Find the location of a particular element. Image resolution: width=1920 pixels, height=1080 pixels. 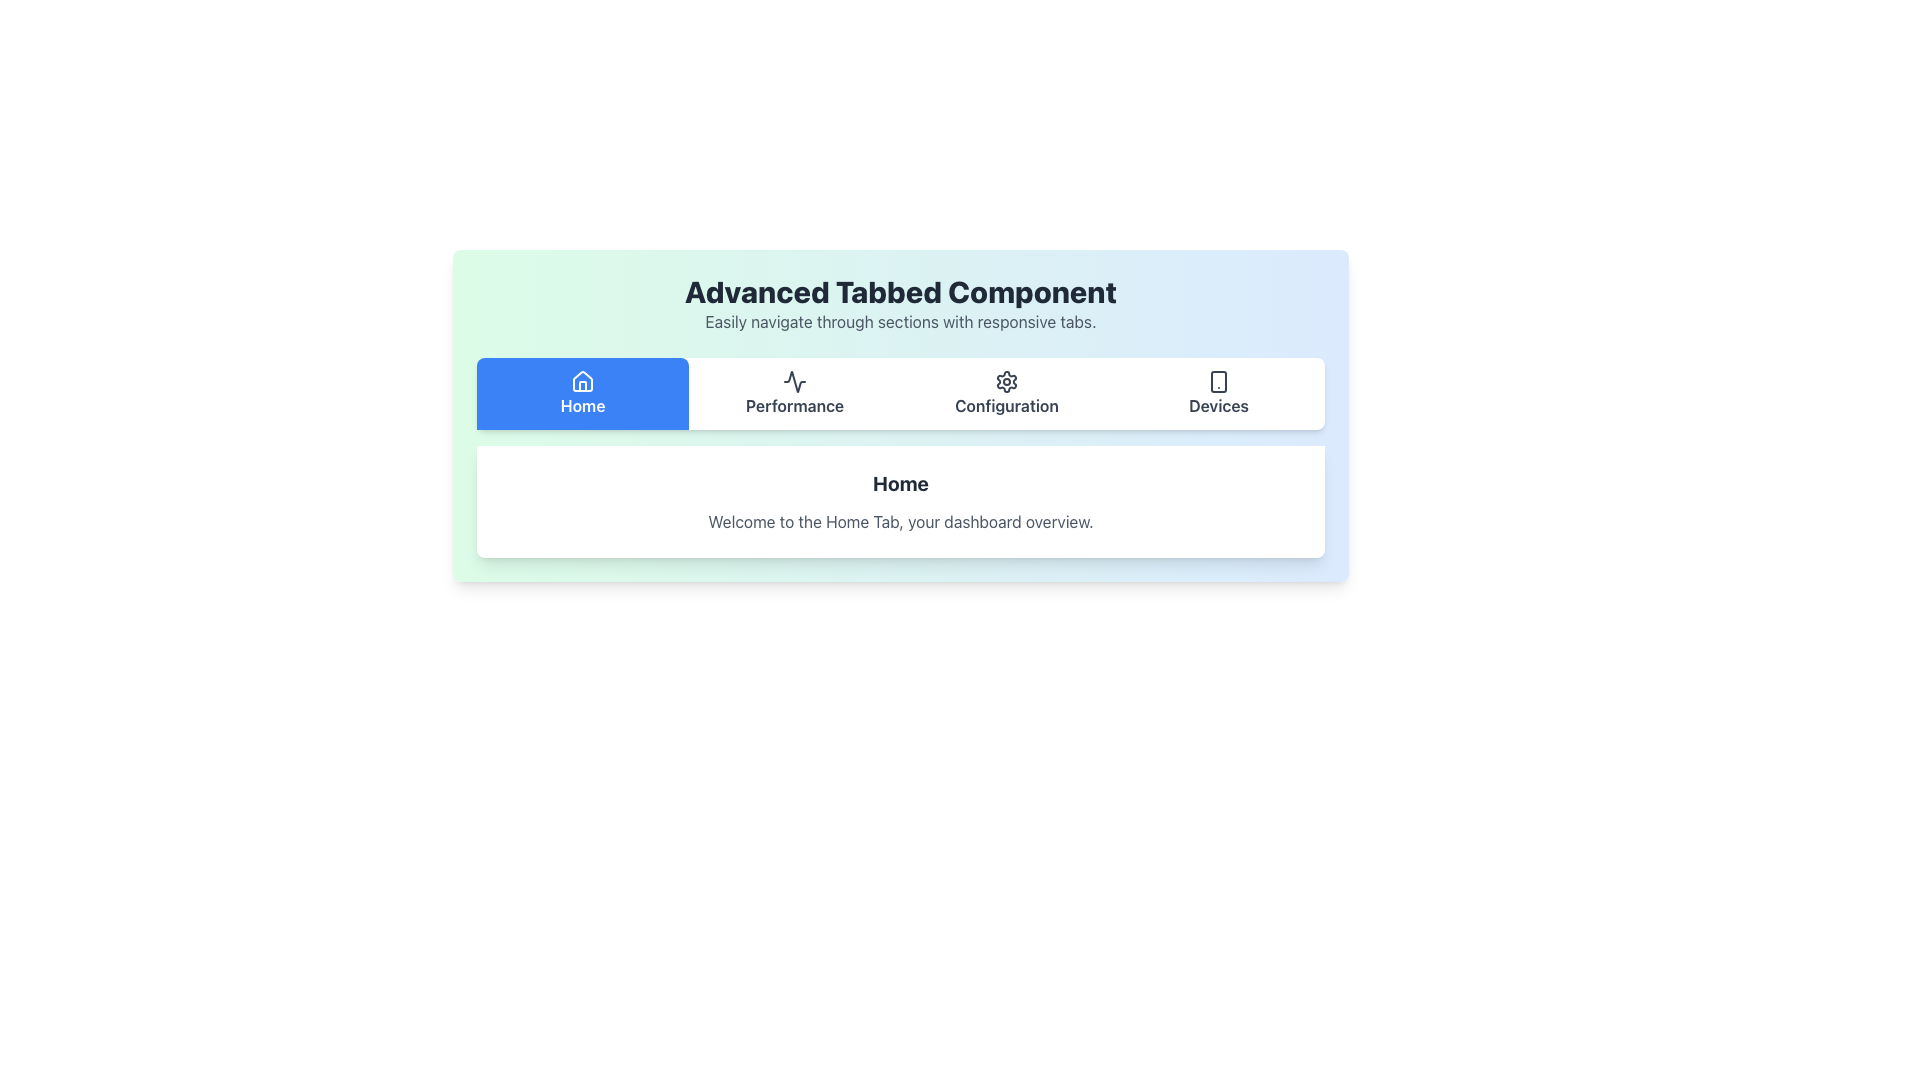

the 'Configuration' text label in the navigation bar, which is associated with a gear icon for settings options is located at coordinates (1007, 405).